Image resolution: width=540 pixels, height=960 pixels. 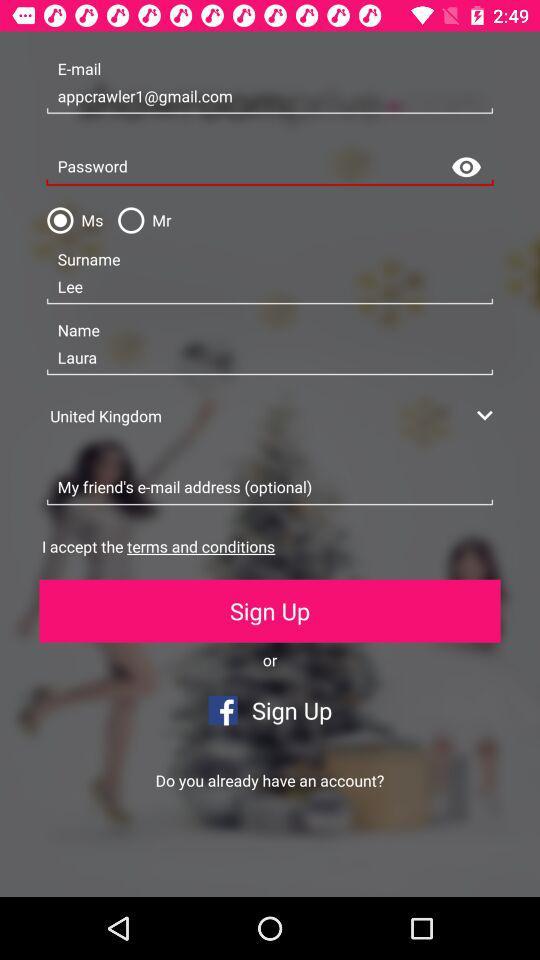 What do you see at coordinates (70, 220) in the screenshot?
I see `the item next to the mr icon` at bounding box center [70, 220].